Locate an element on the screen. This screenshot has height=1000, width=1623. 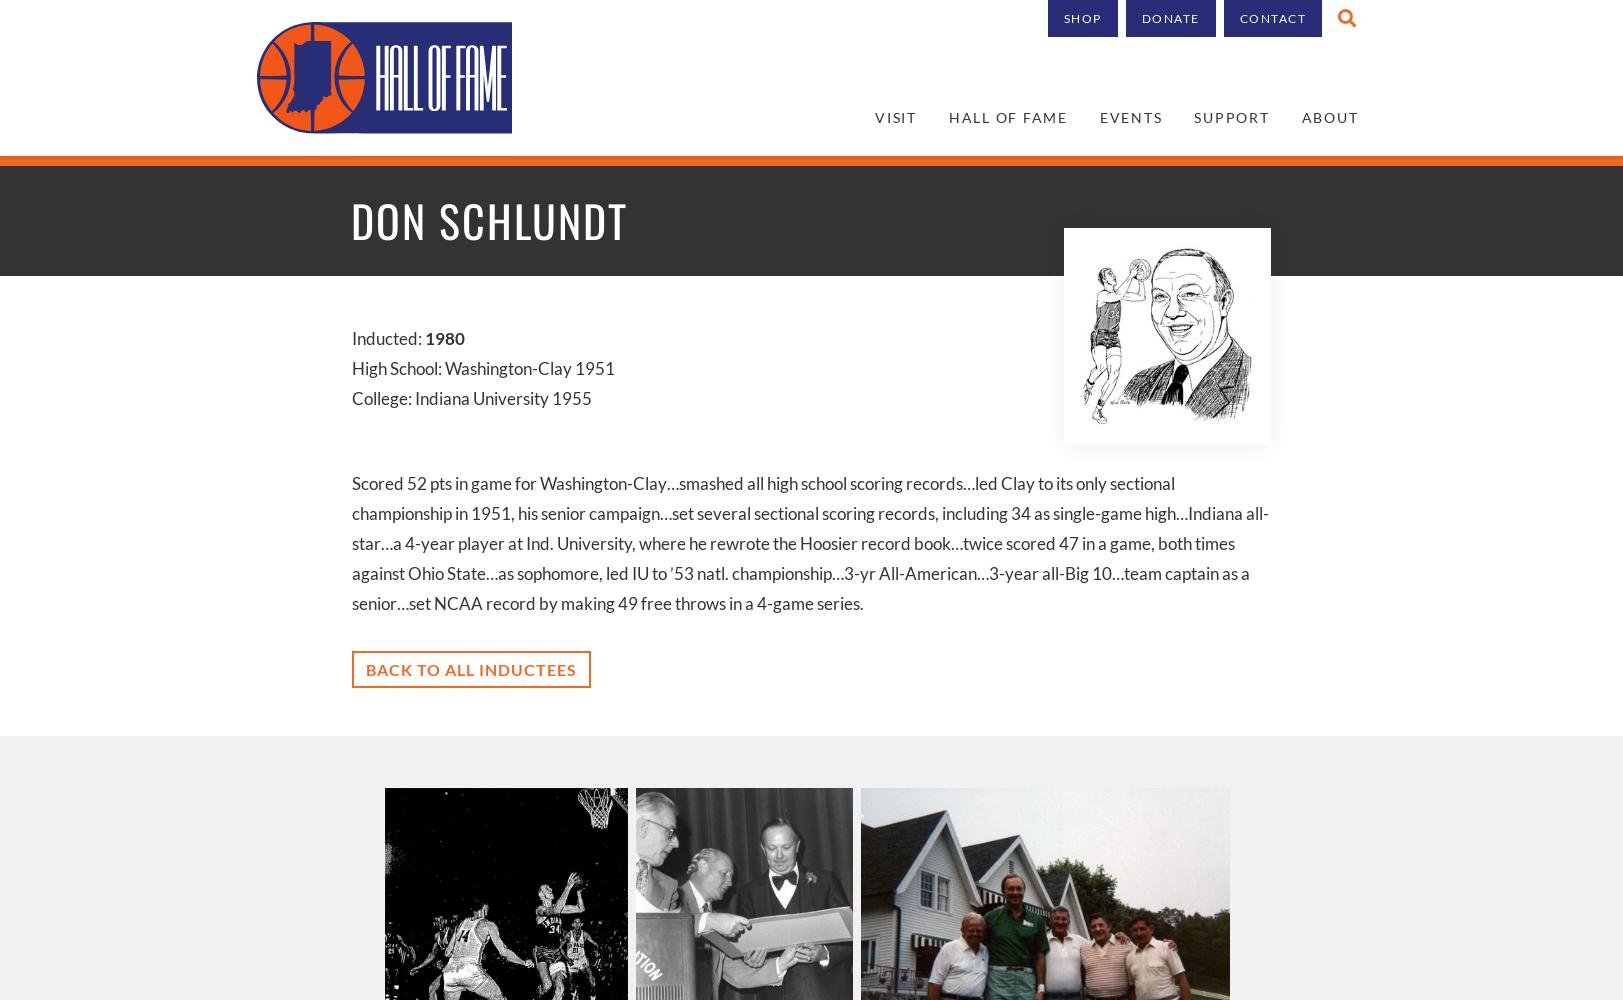
'Back to all inductees' is located at coordinates (470, 669).